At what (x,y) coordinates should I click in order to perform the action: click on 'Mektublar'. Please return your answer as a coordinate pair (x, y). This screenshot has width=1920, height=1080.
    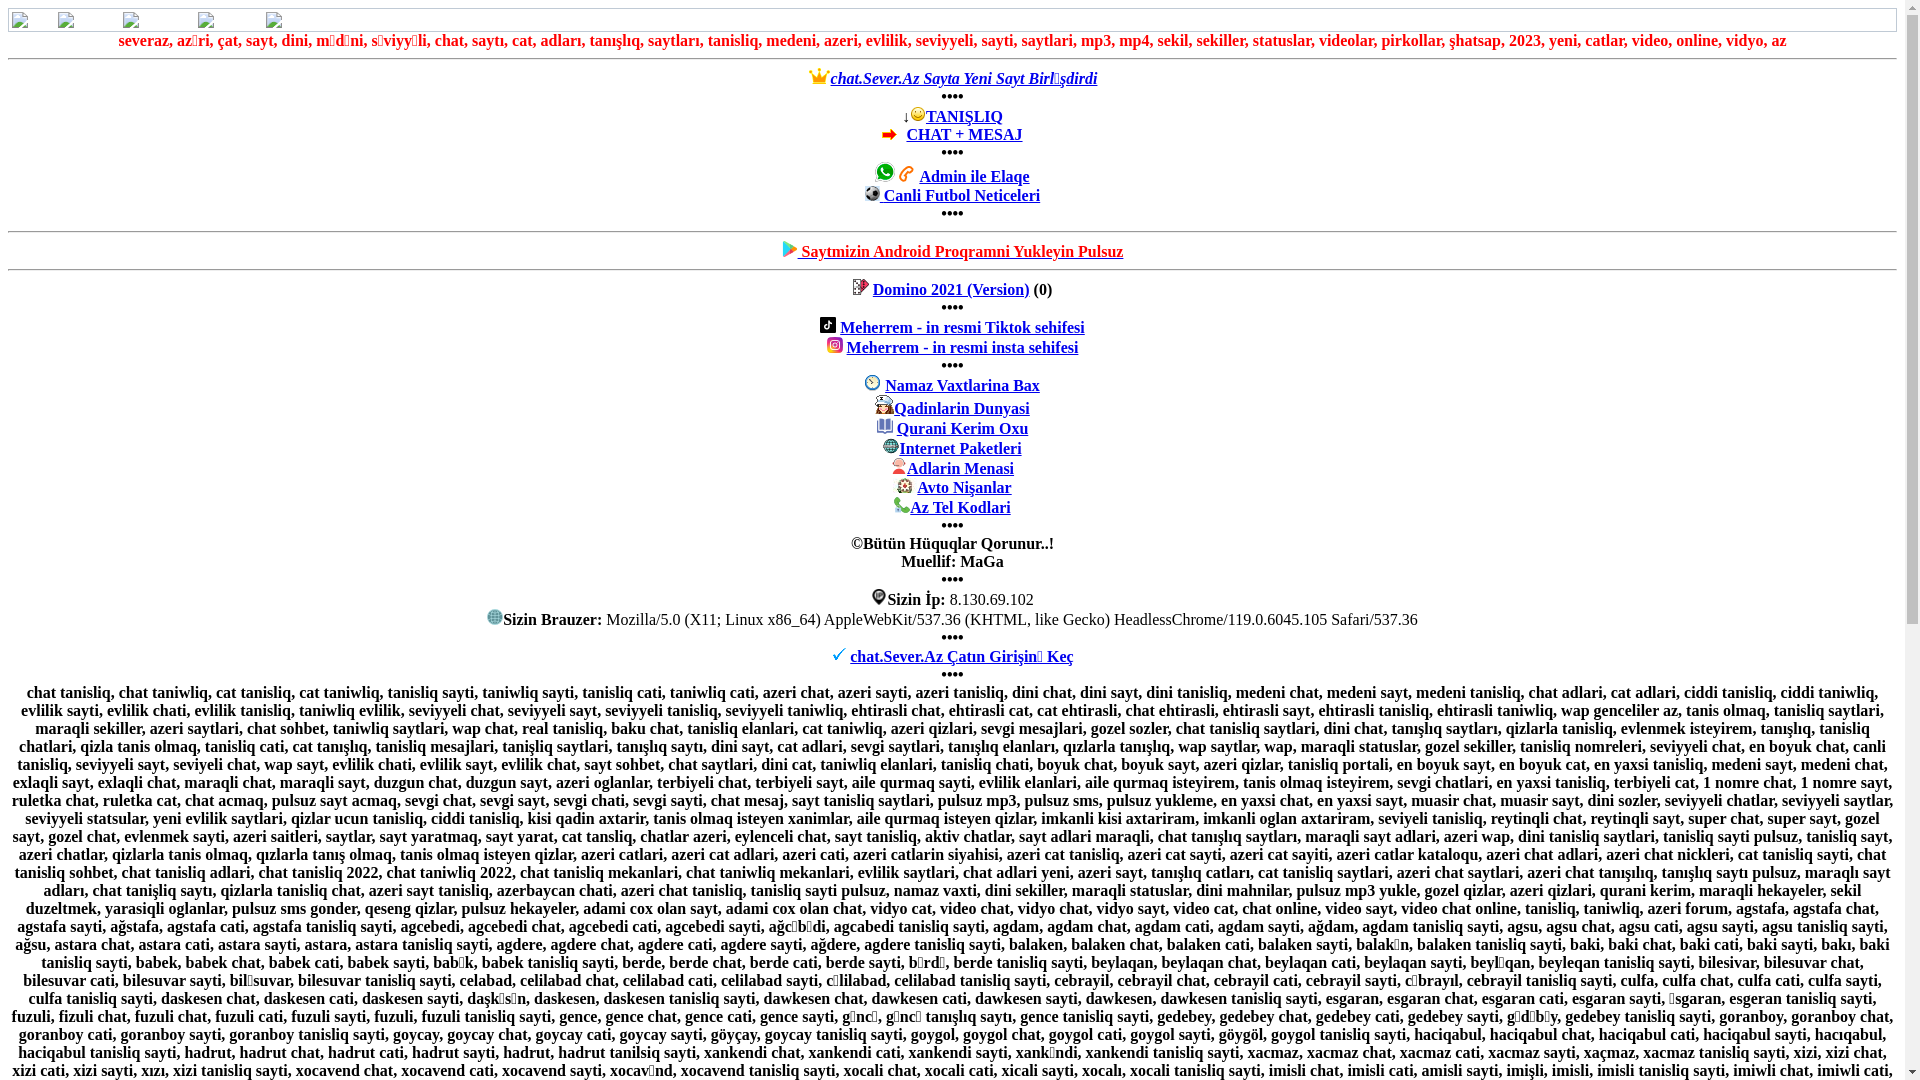
    Looking at the image, I should click on (157, 19).